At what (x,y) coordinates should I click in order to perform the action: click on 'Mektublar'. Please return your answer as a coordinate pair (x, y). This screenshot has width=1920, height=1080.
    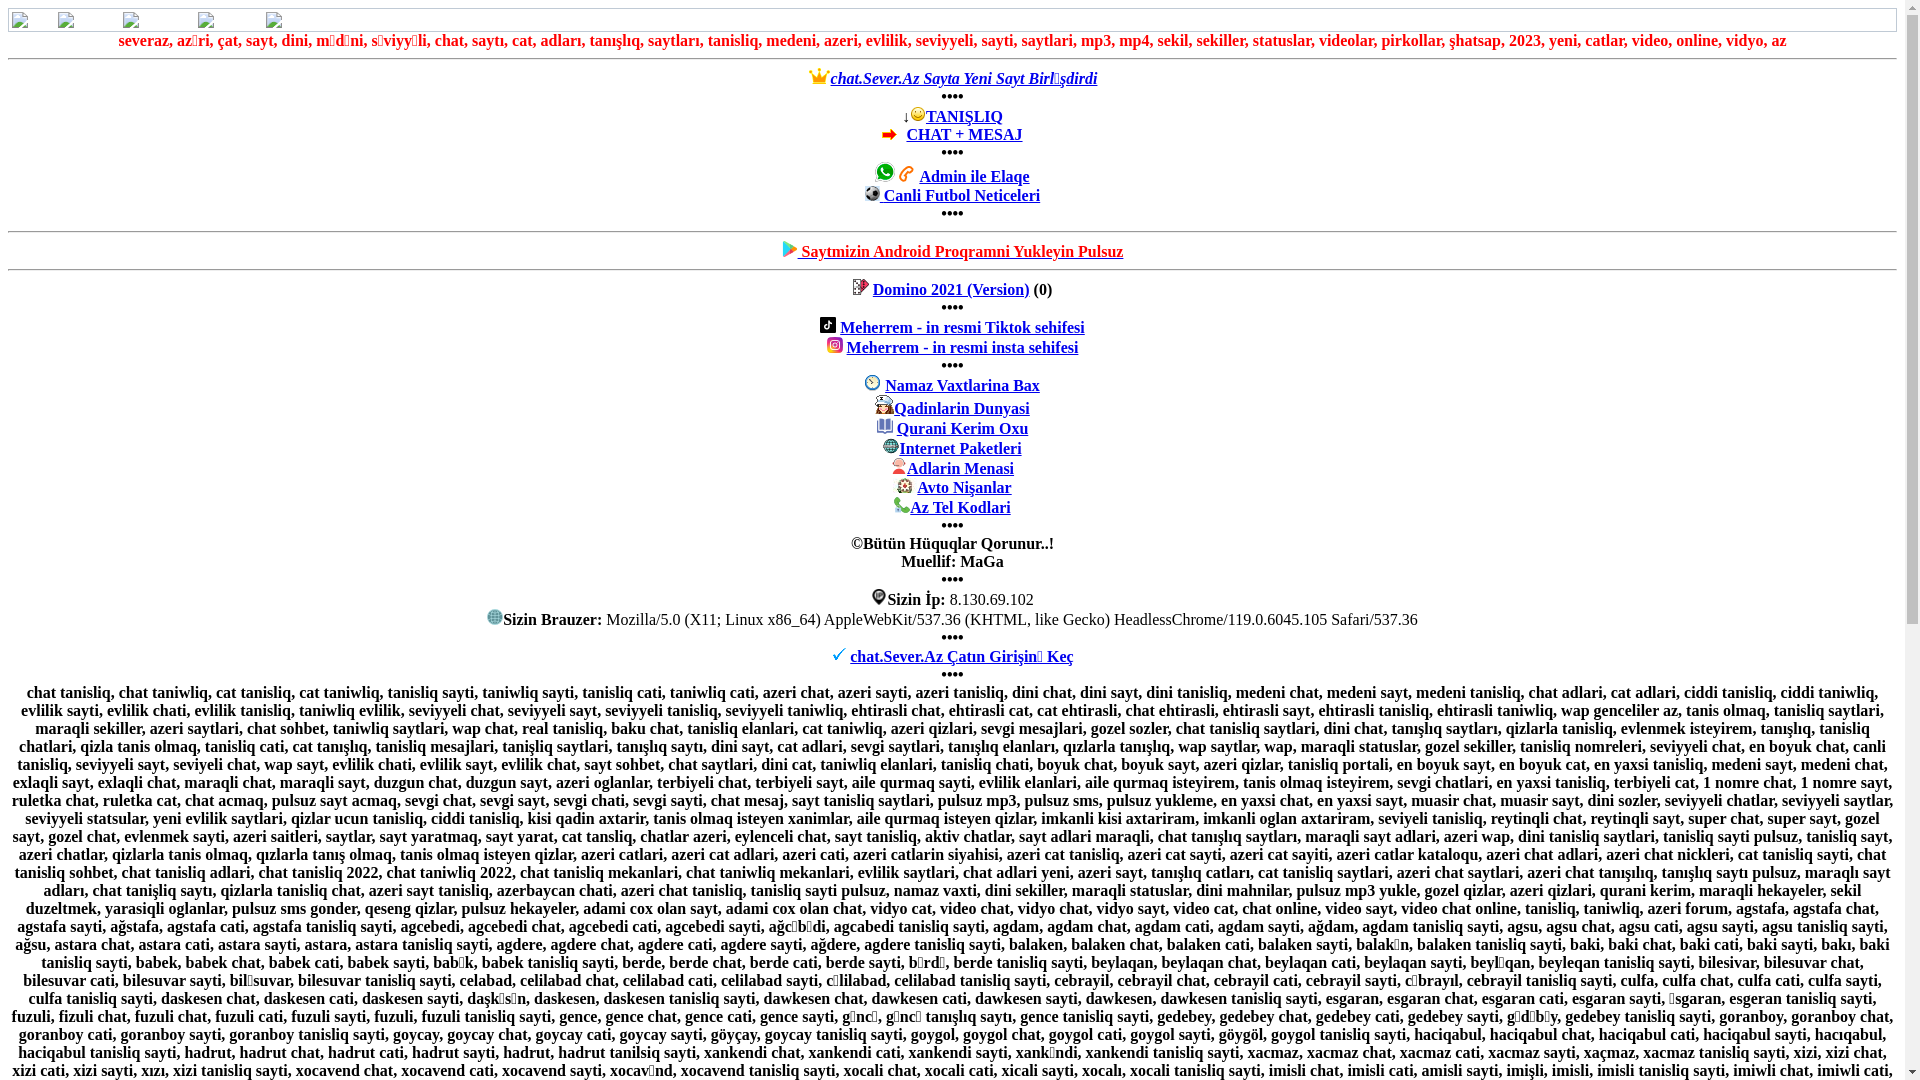
    Looking at the image, I should click on (157, 19).